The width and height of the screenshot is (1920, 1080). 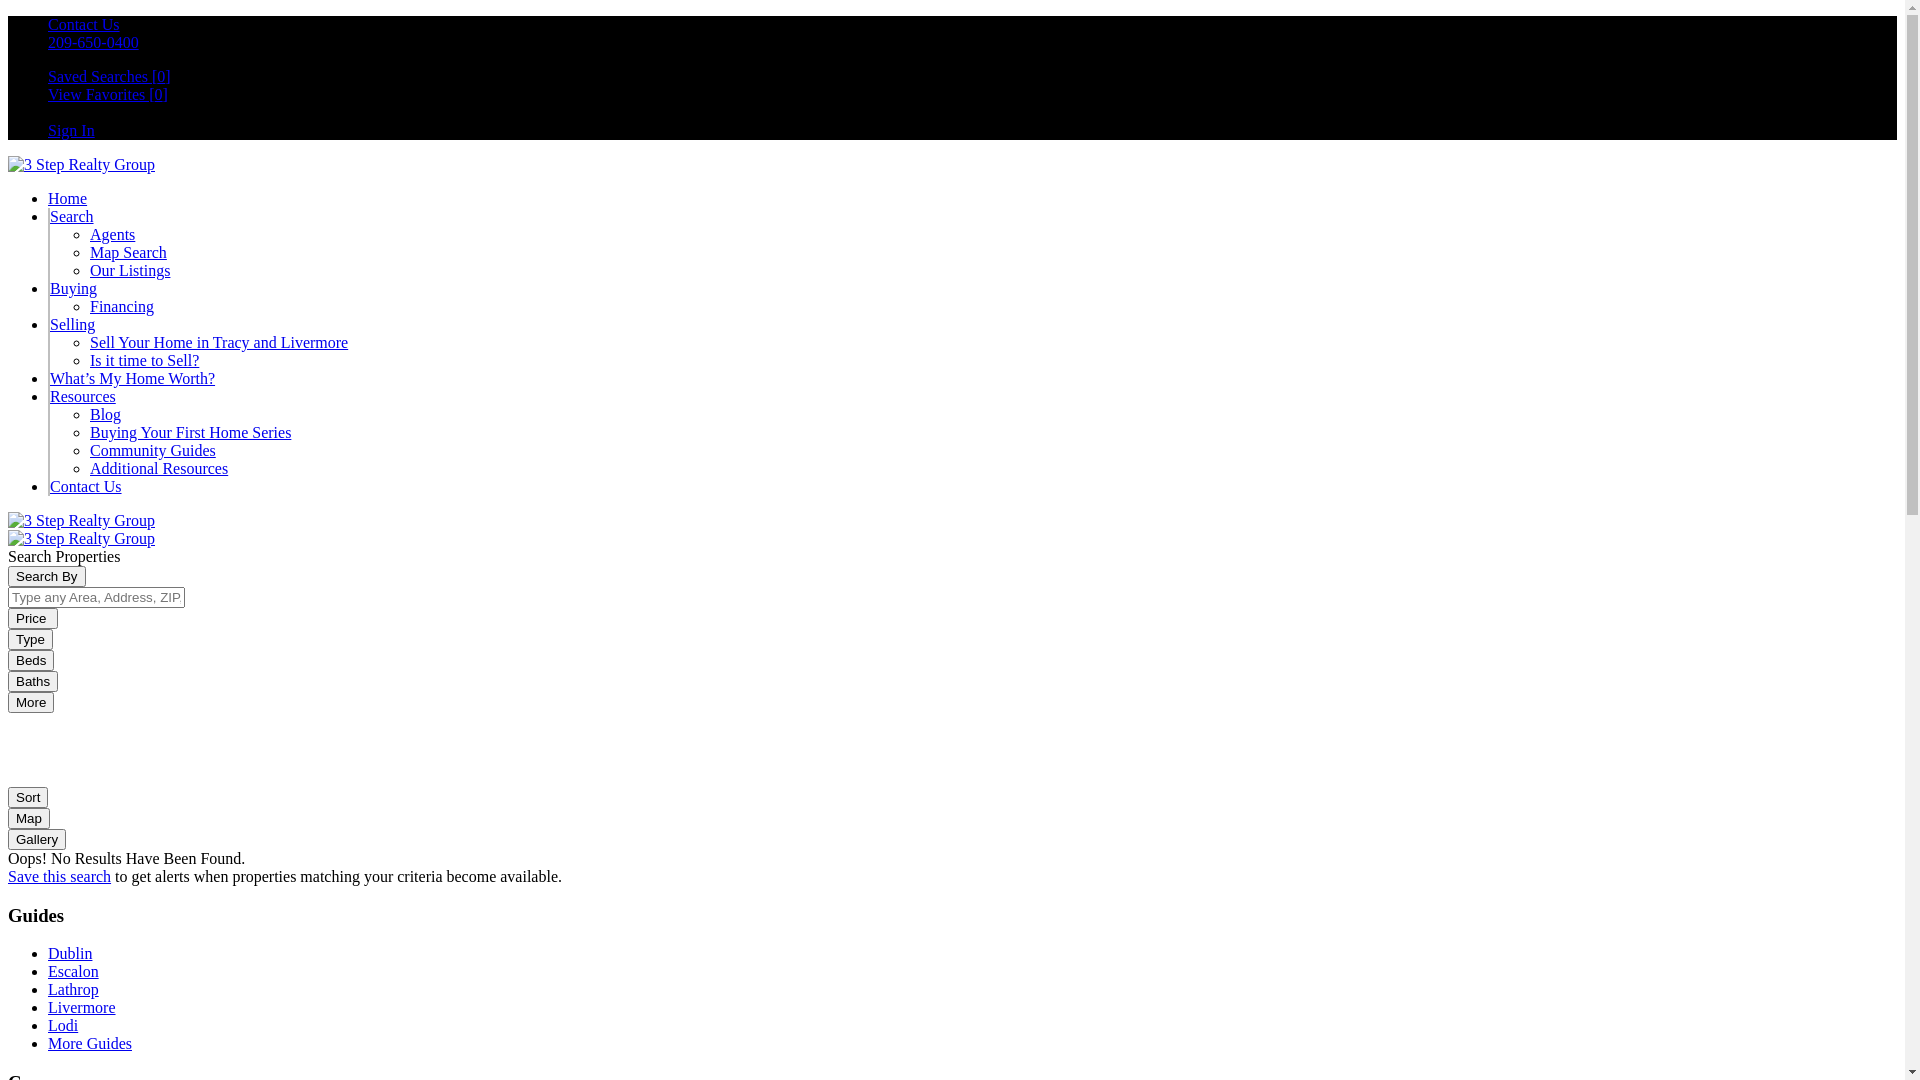 What do you see at coordinates (152, 450) in the screenshot?
I see `'Community Guides'` at bounding box center [152, 450].